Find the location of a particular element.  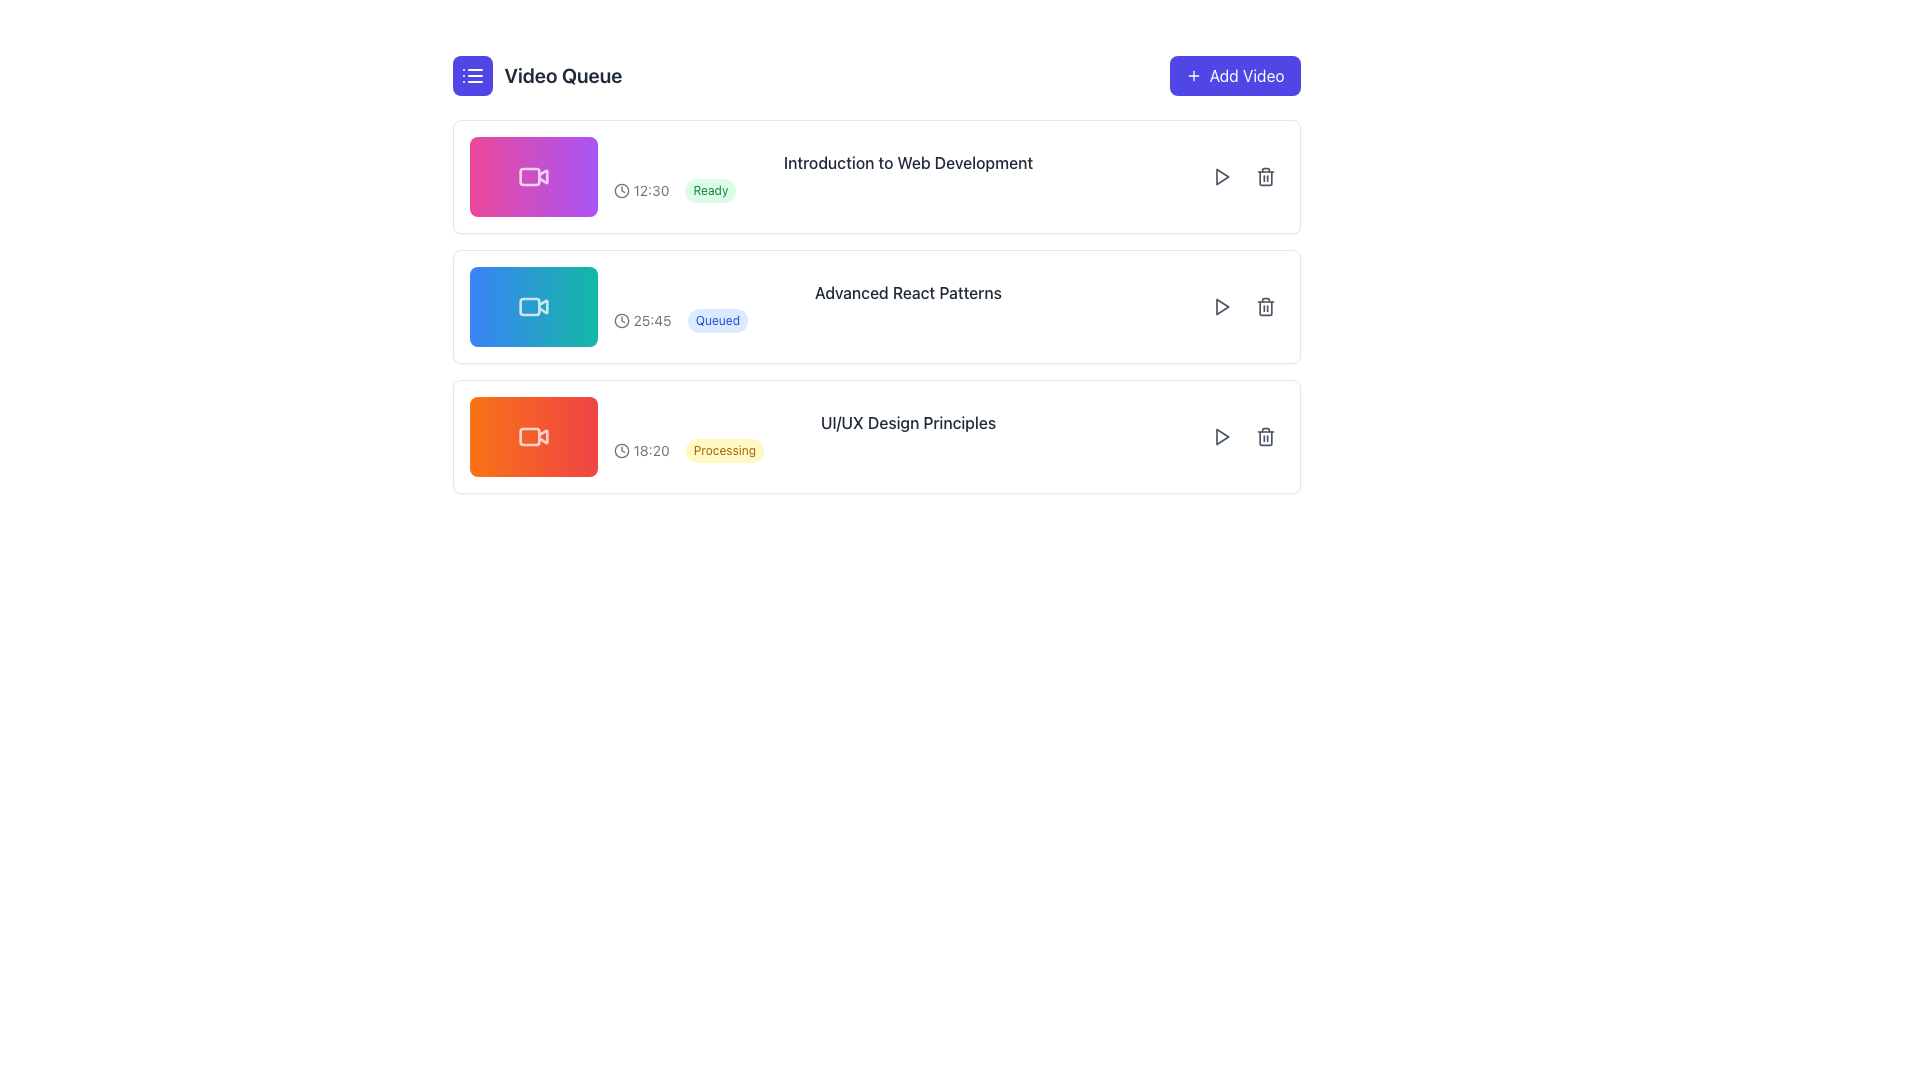

the Status badge with the text 'Ready', which has a green background and is located to the right of '12:30' in the first item of a vertical list of videos is located at coordinates (710, 191).